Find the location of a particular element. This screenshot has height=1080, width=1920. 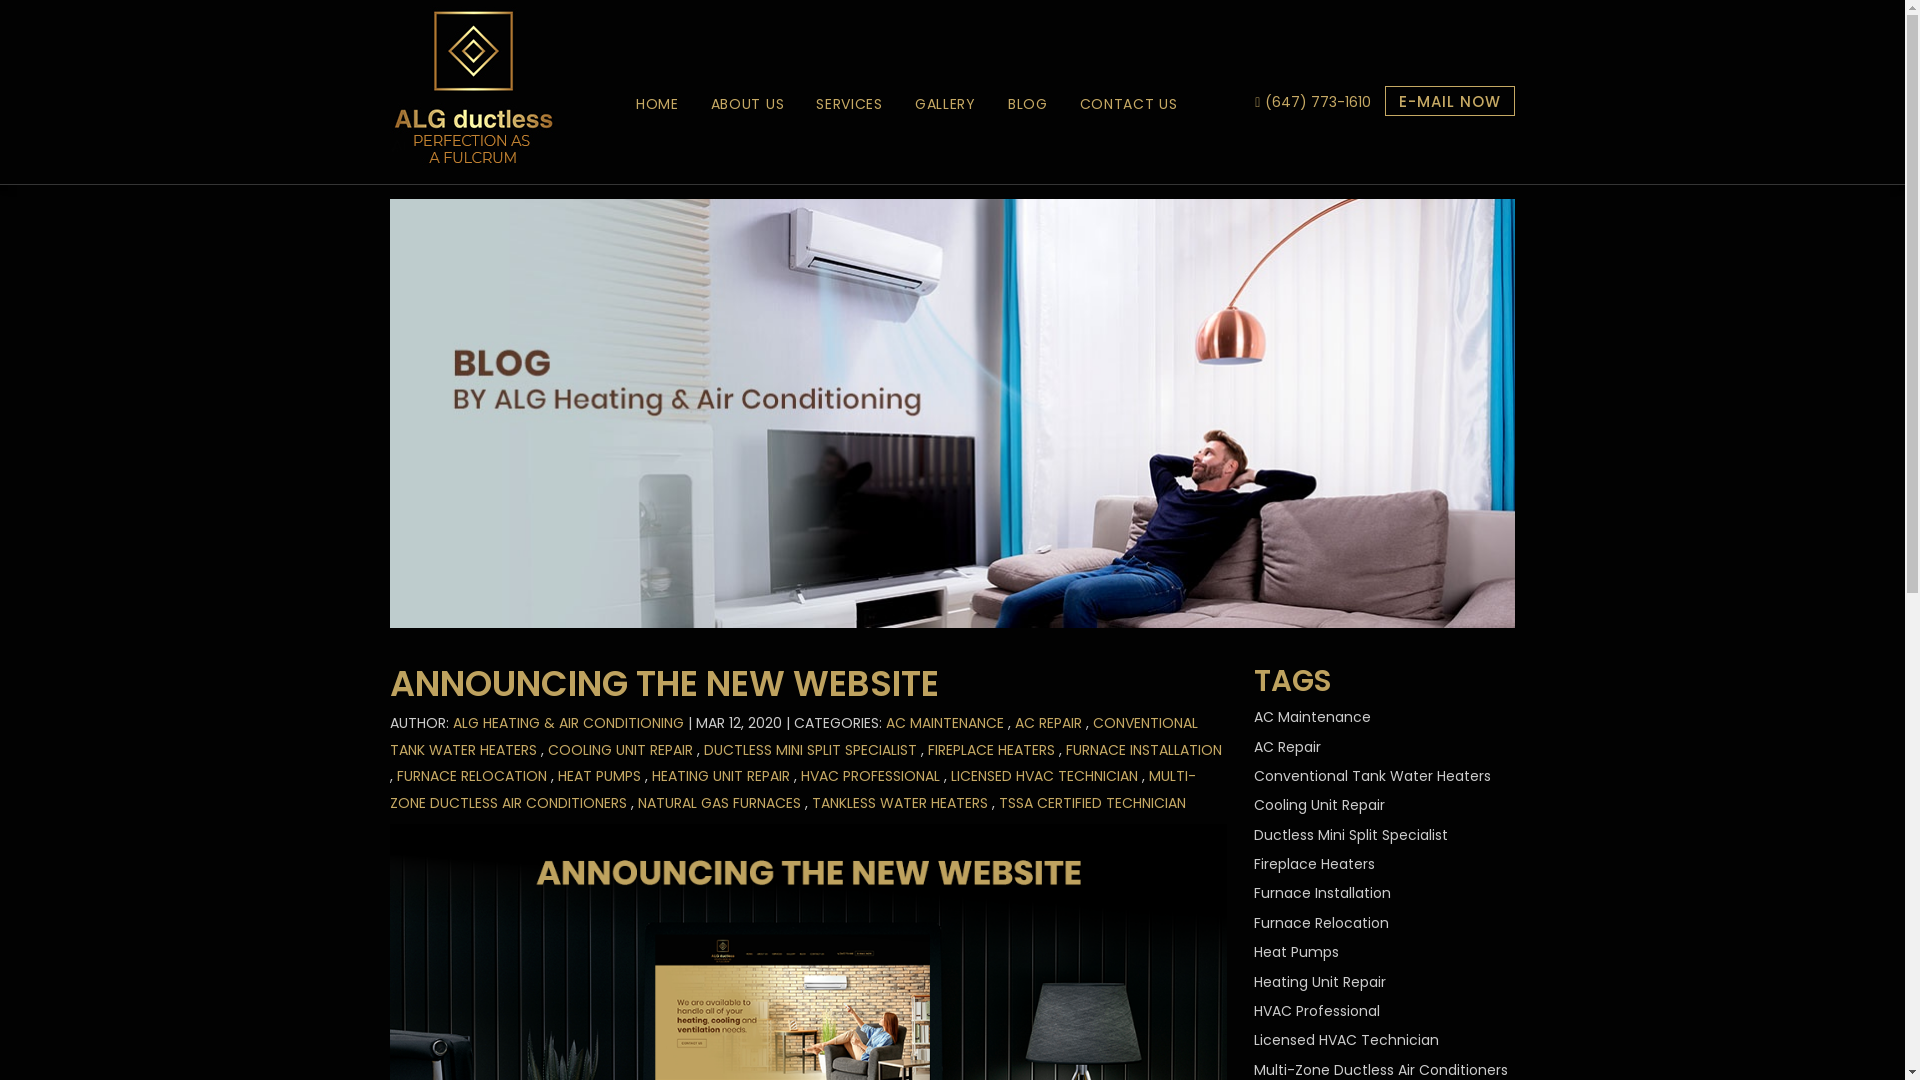

'HVAC PROFESSIONAL' is located at coordinates (801, 774).